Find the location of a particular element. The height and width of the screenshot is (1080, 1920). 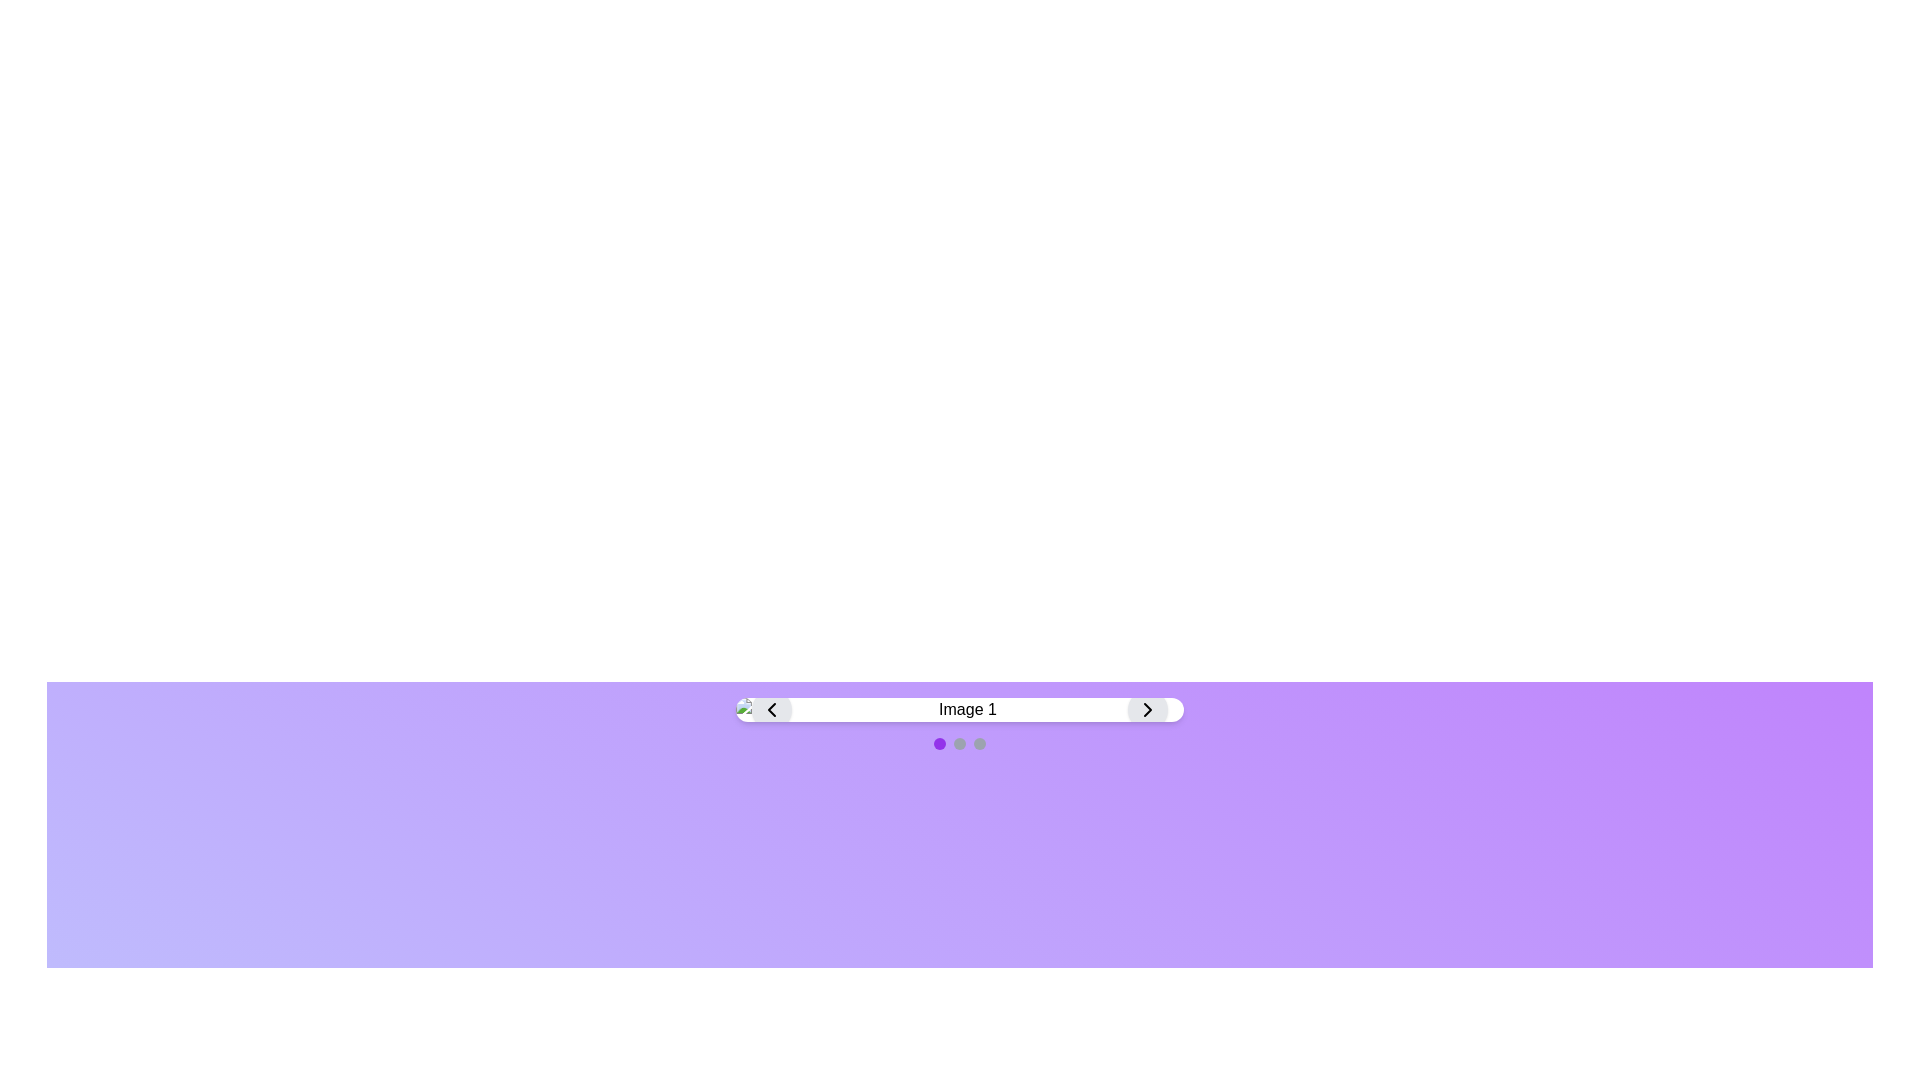

the rightward-pointing chevron icon embedded within the circular button on the far-right side of the navigational bar is located at coordinates (1147, 708).